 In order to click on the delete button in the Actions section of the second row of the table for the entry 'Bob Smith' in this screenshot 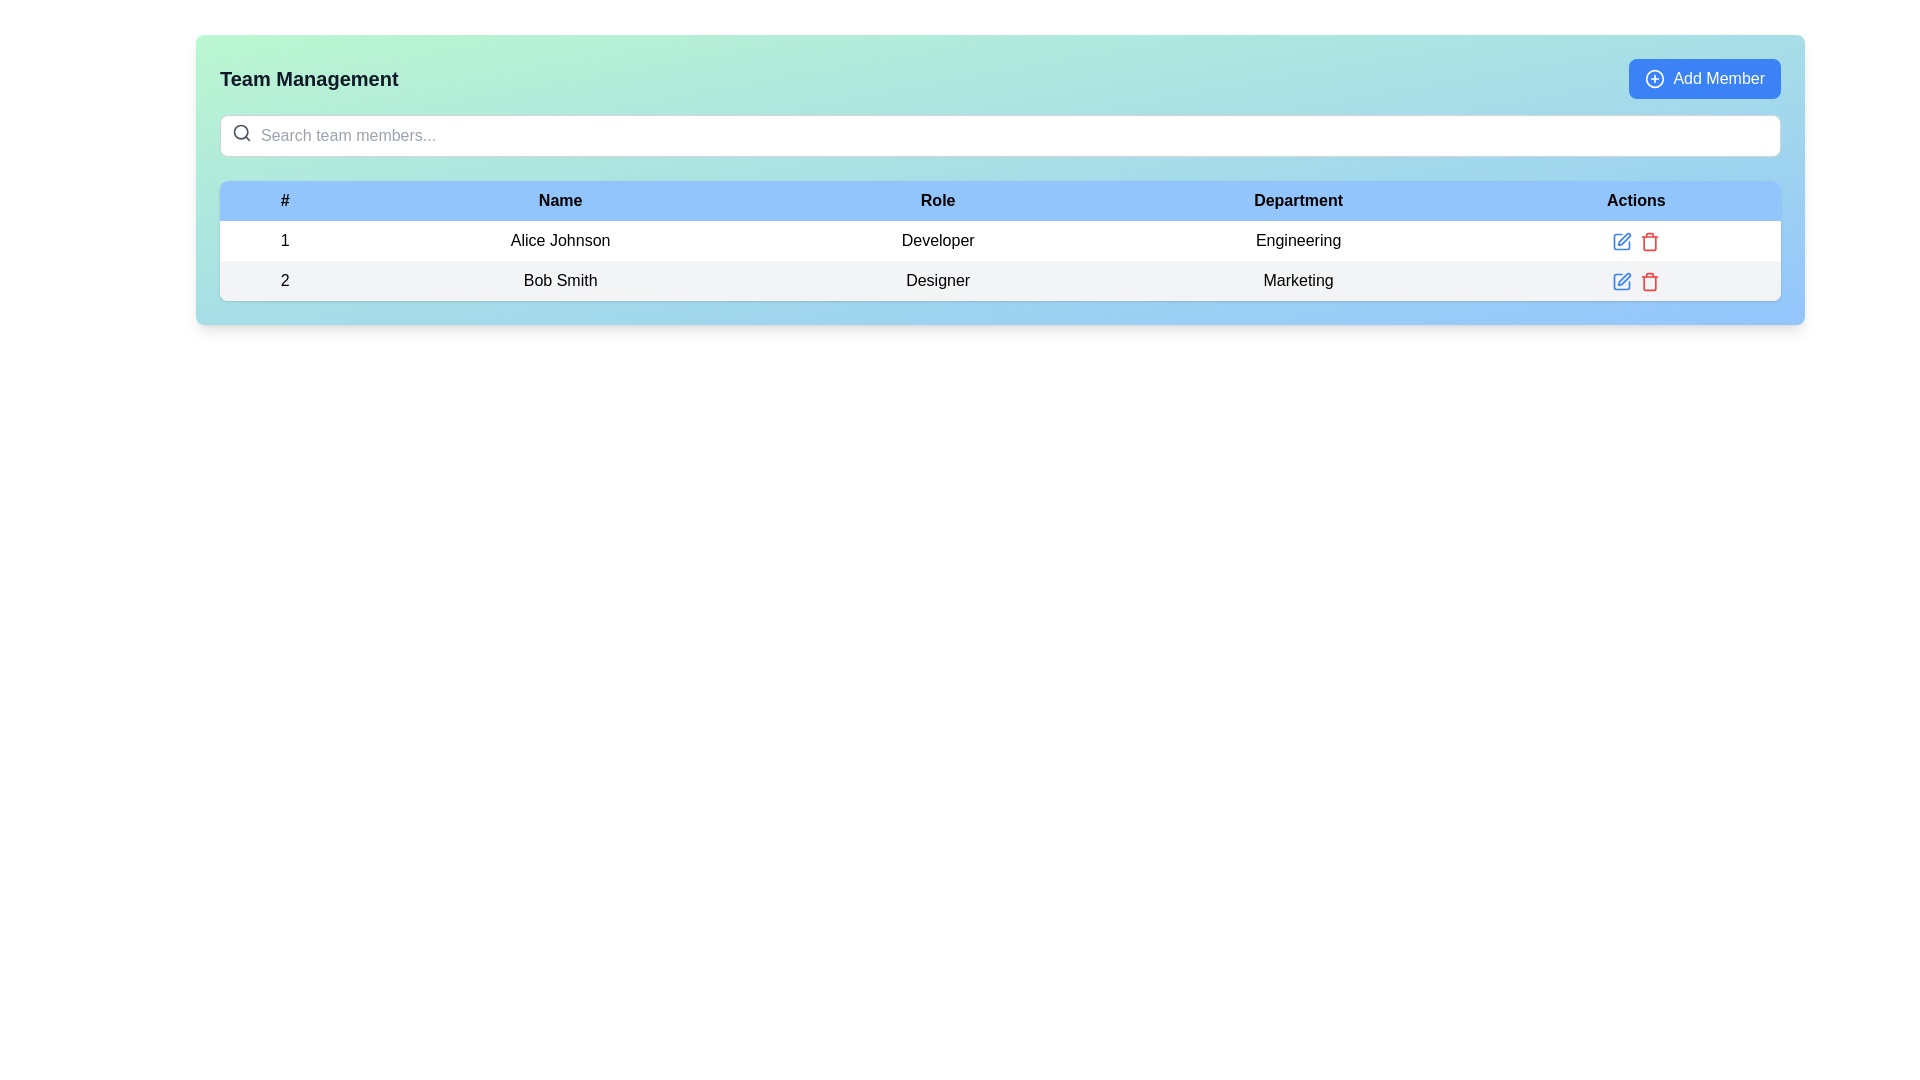, I will do `click(1650, 242)`.